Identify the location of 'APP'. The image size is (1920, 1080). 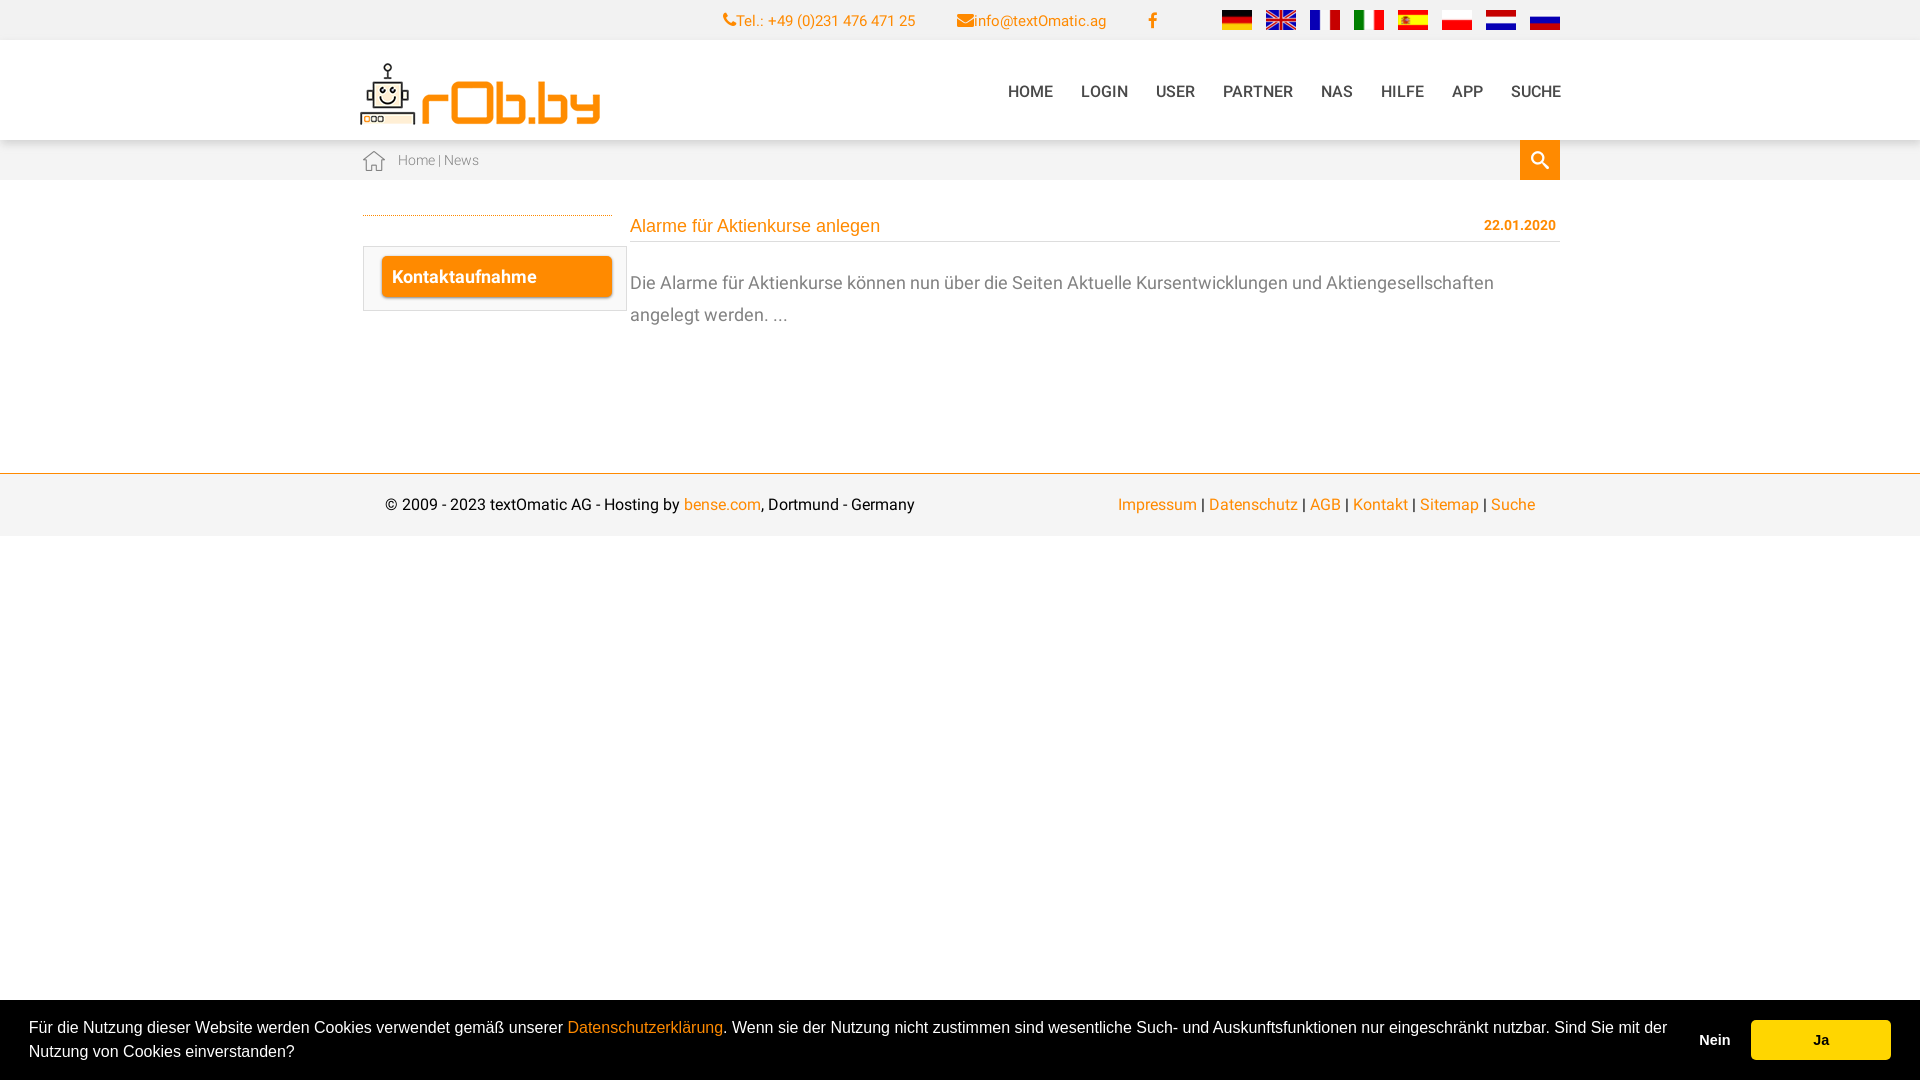
(1467, 91).